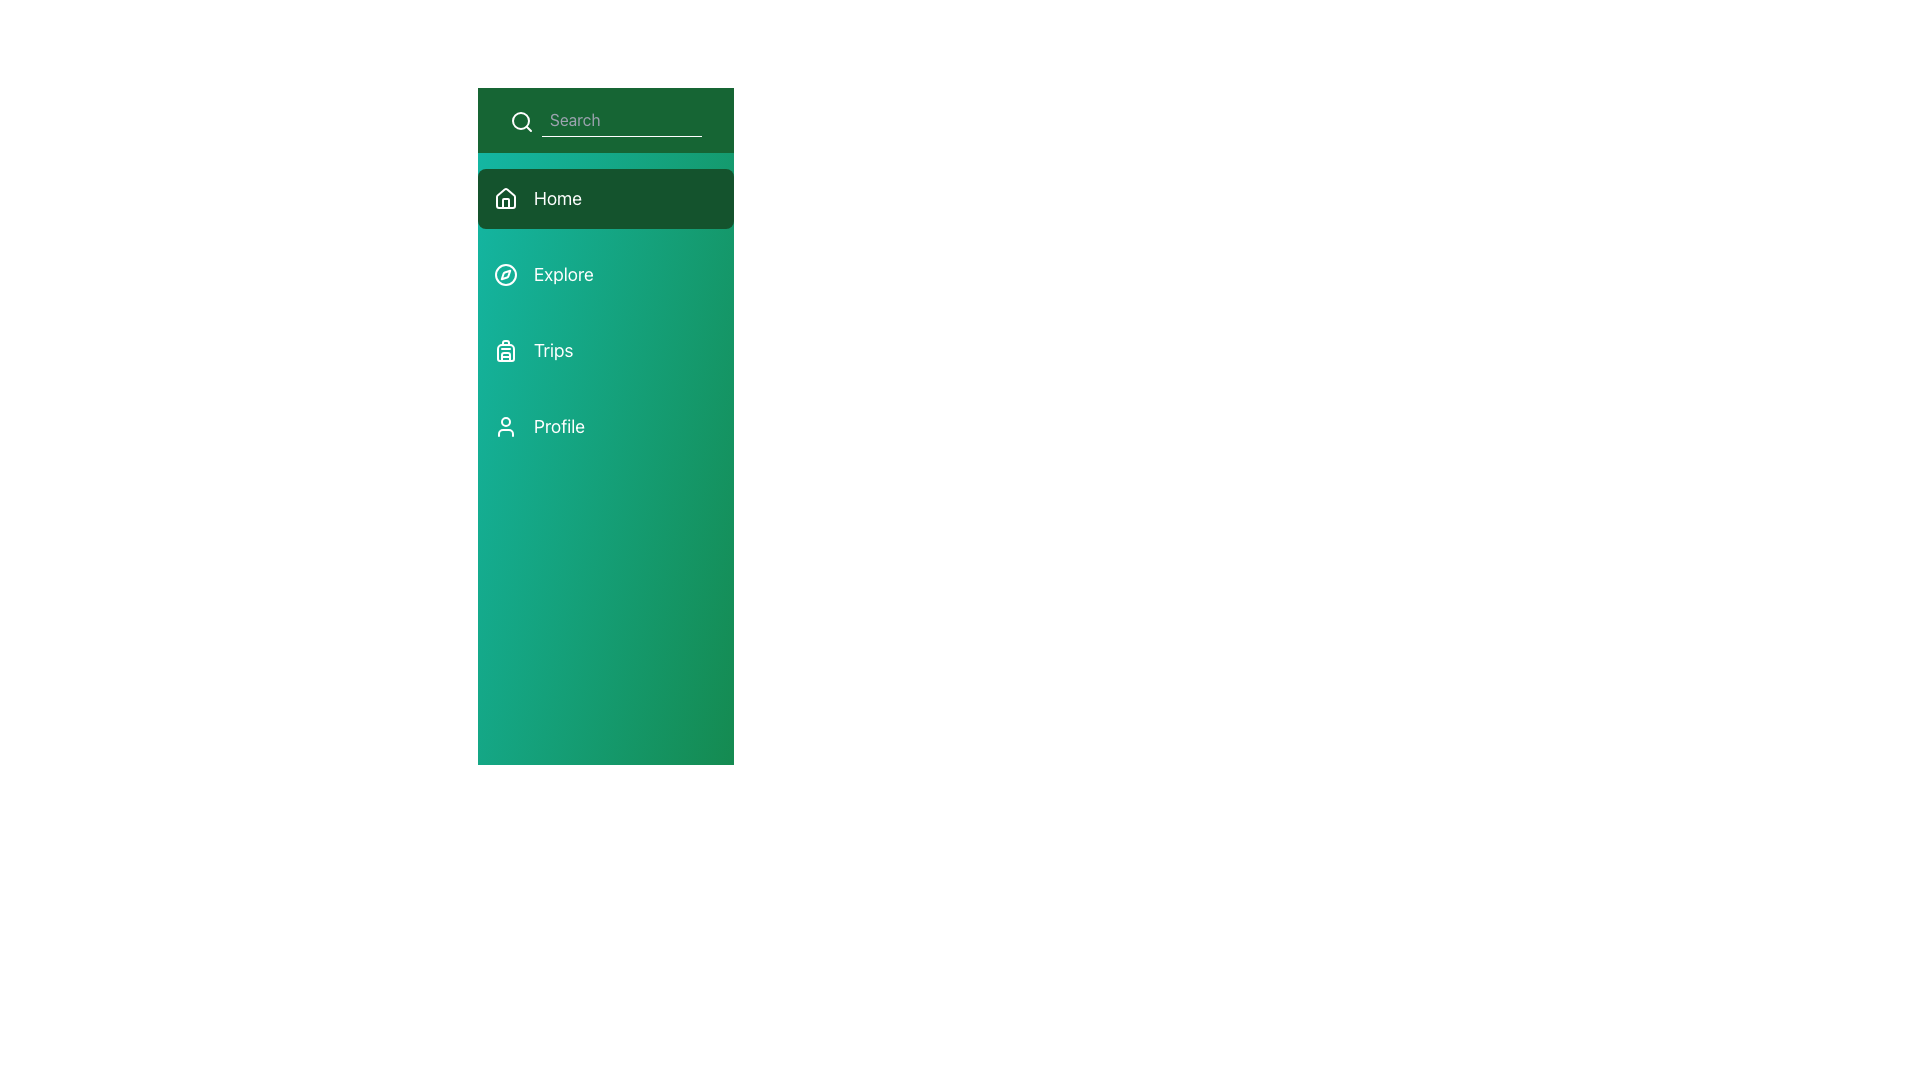  Describe the element at coordinates (505, 274) in the screenshot. I see `the SVG circle element that represents the compass in the 'Explore' menu option, located in the navigation panel` at that location.